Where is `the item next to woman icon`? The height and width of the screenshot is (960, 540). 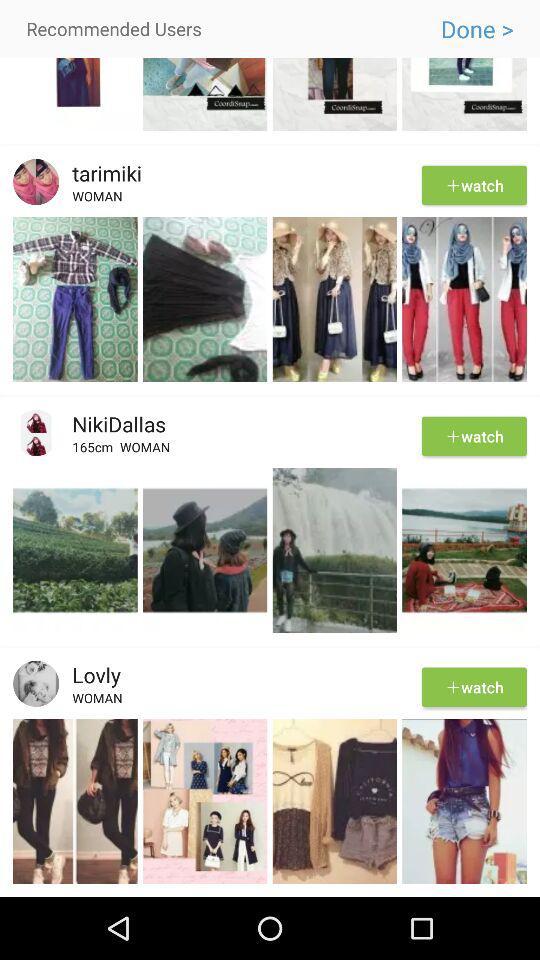
the item next to woman icon is located at coordinates (95, 450).